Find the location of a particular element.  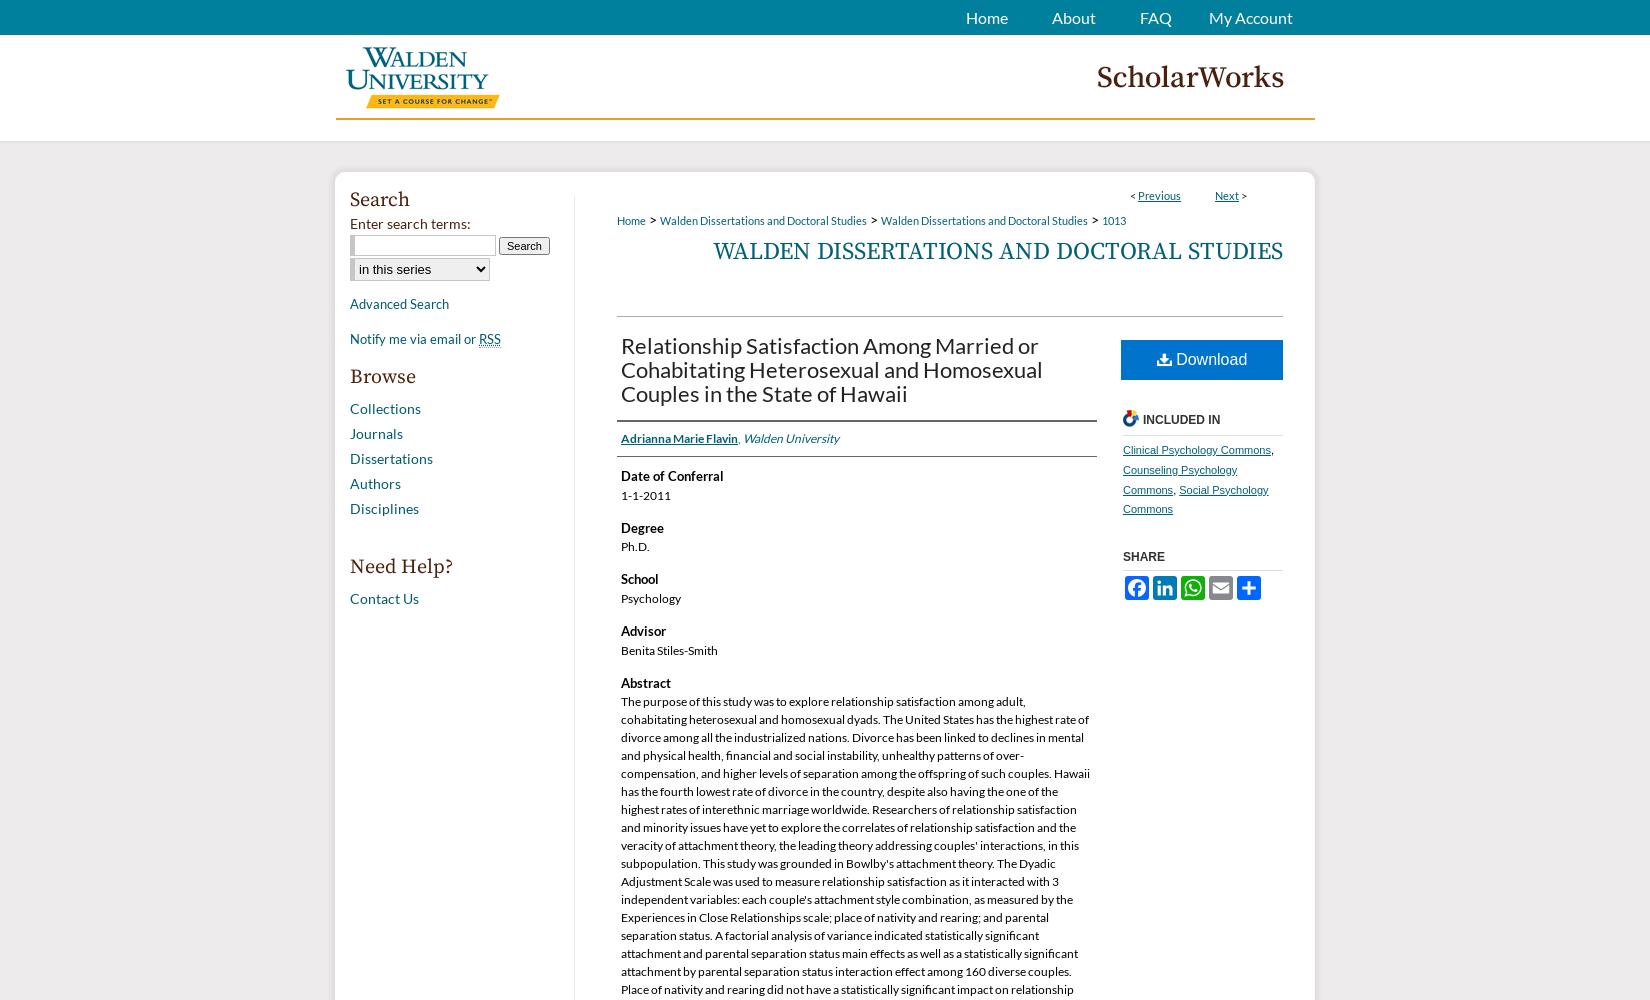

'Advisor' is located at coordinates (642, 631).